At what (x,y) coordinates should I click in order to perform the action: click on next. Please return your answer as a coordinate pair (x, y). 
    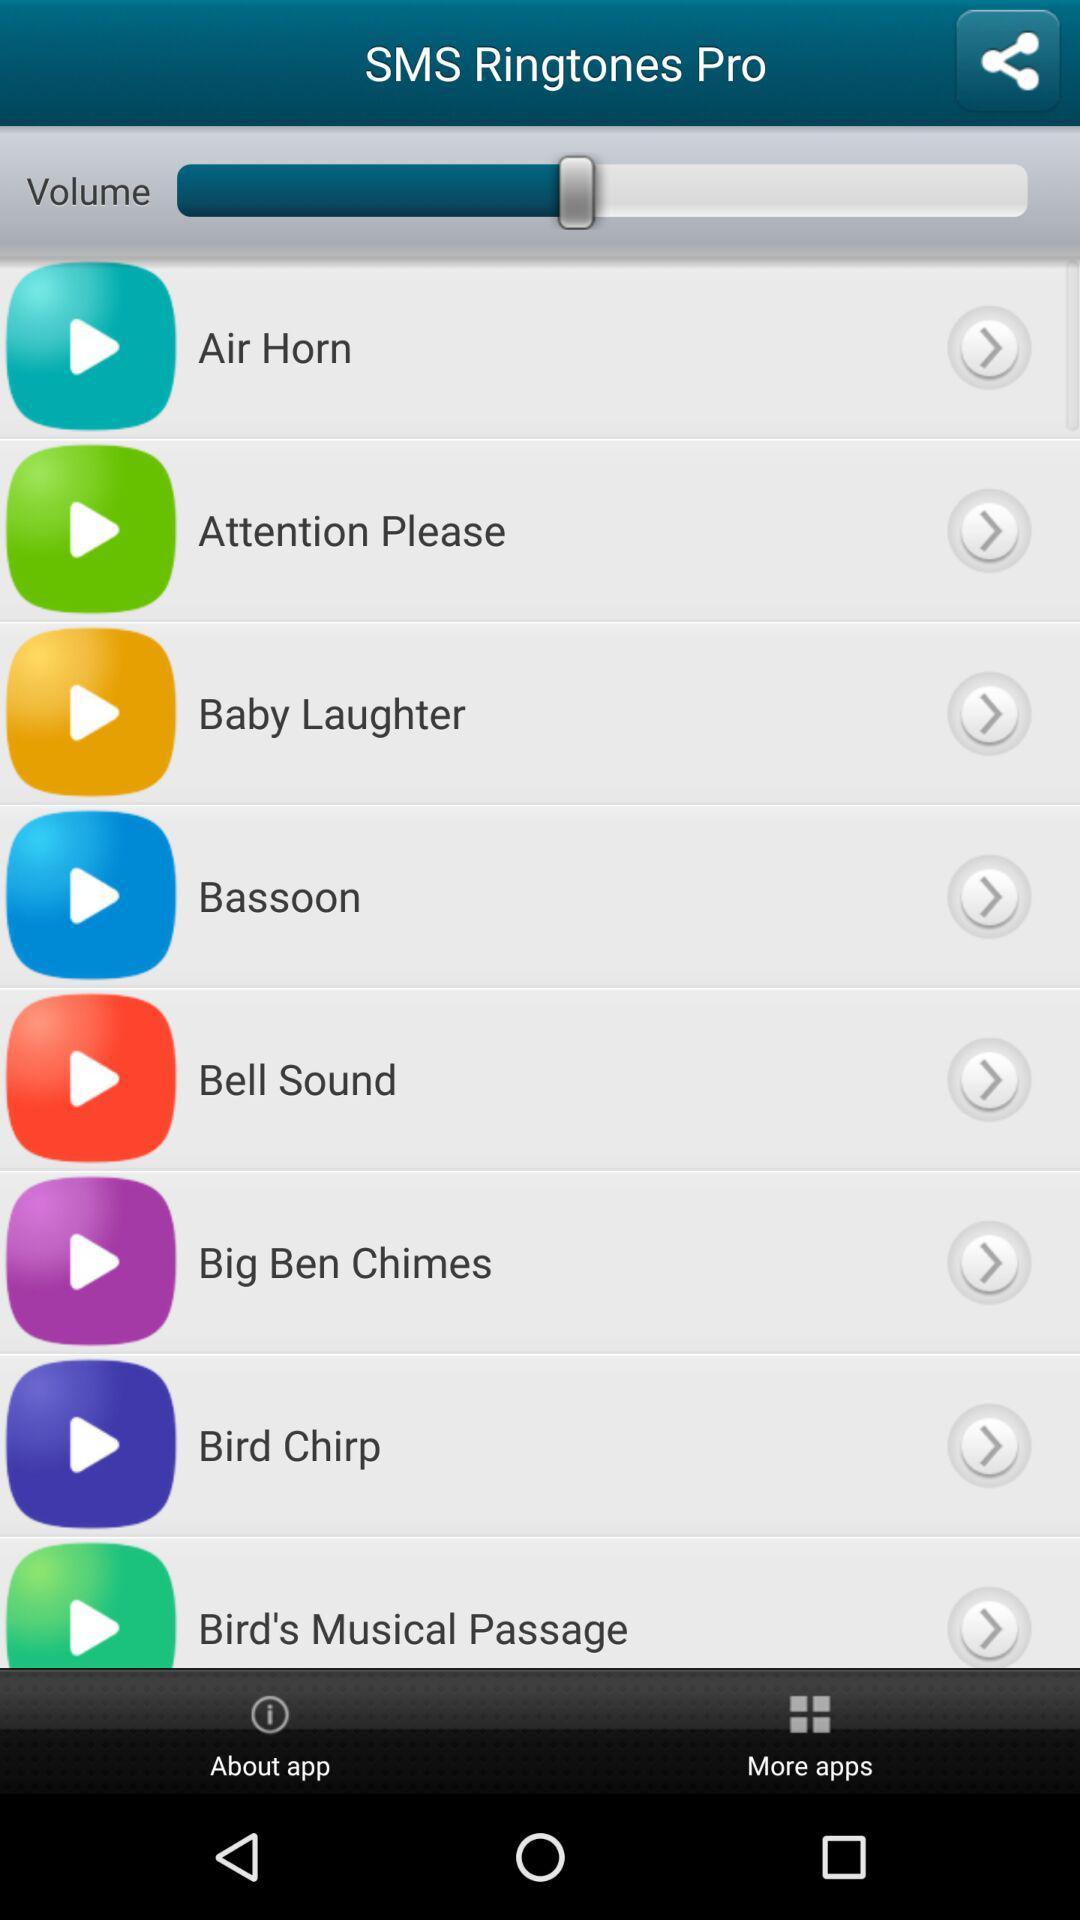
    Looking at the image, I should click on (987, 1260).